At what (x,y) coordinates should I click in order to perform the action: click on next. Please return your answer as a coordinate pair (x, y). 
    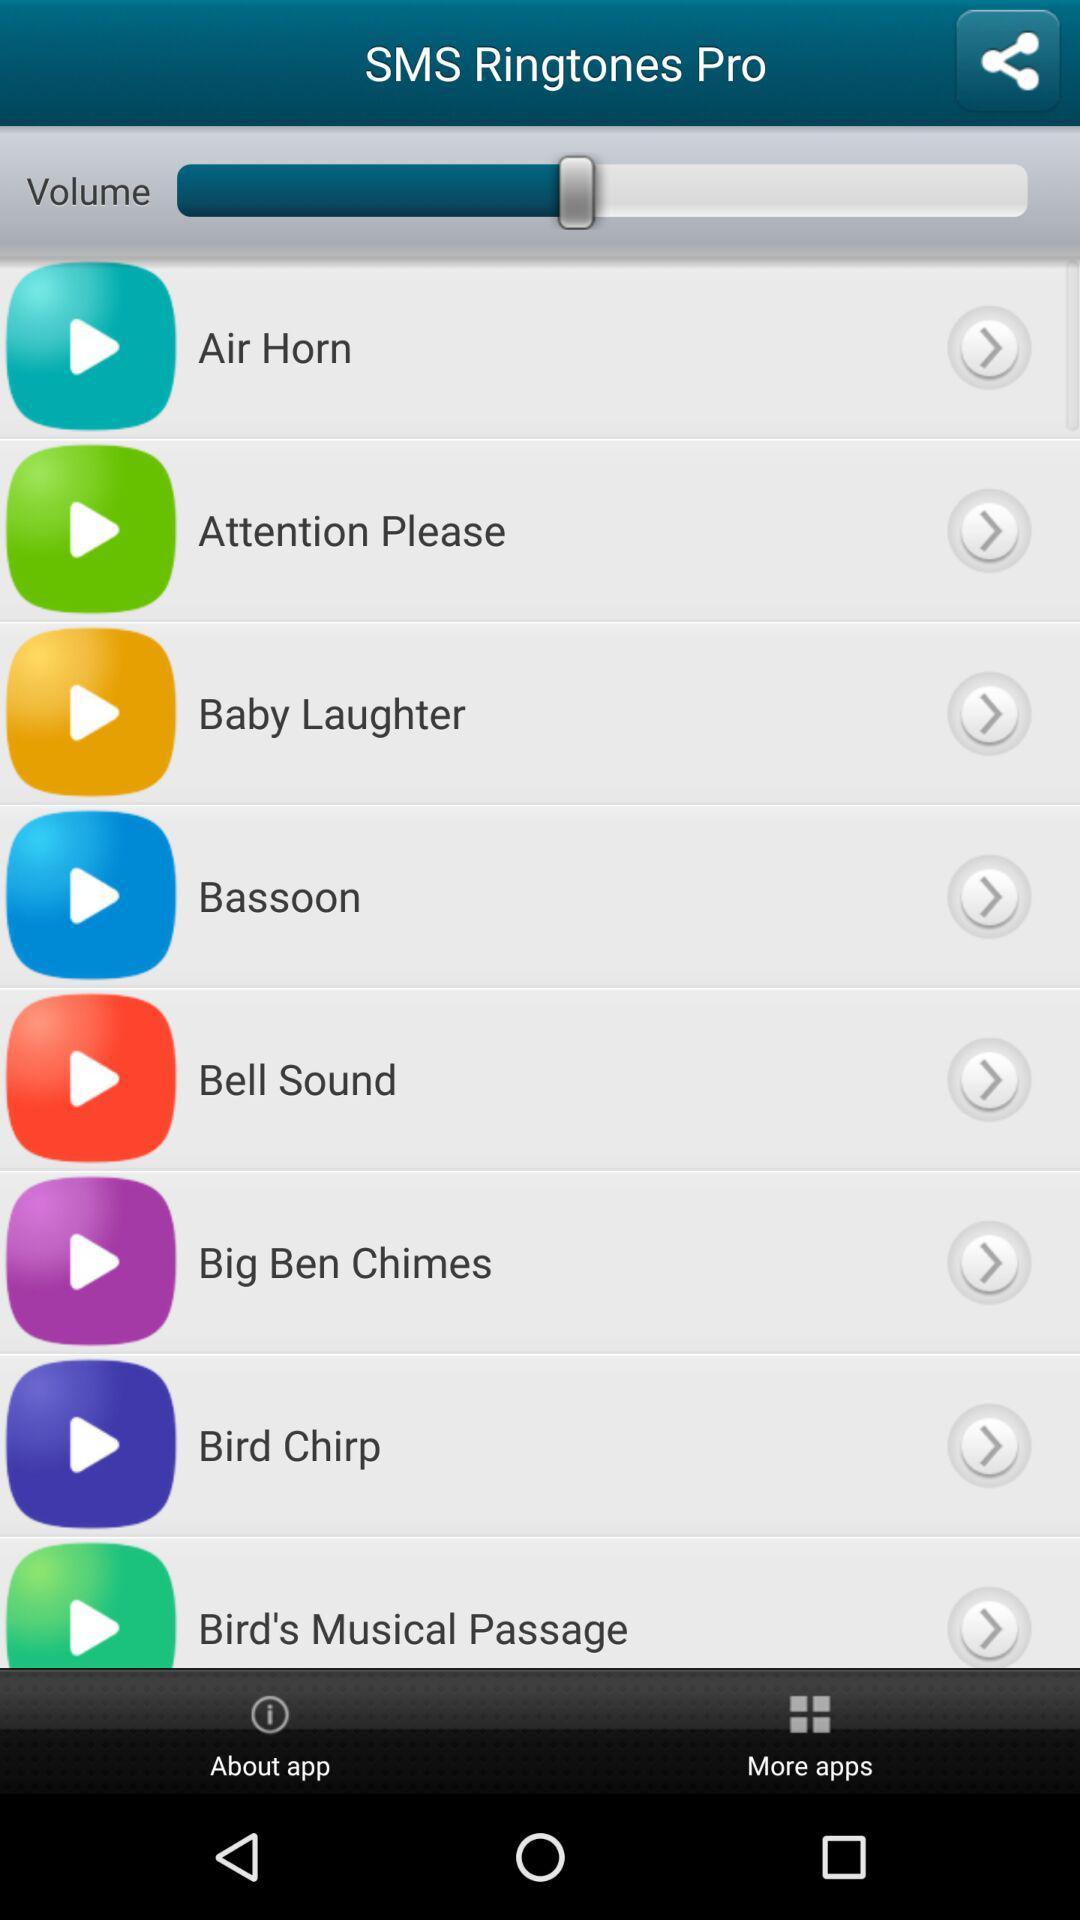
    Looking at the image, I should click on (987, 1260).